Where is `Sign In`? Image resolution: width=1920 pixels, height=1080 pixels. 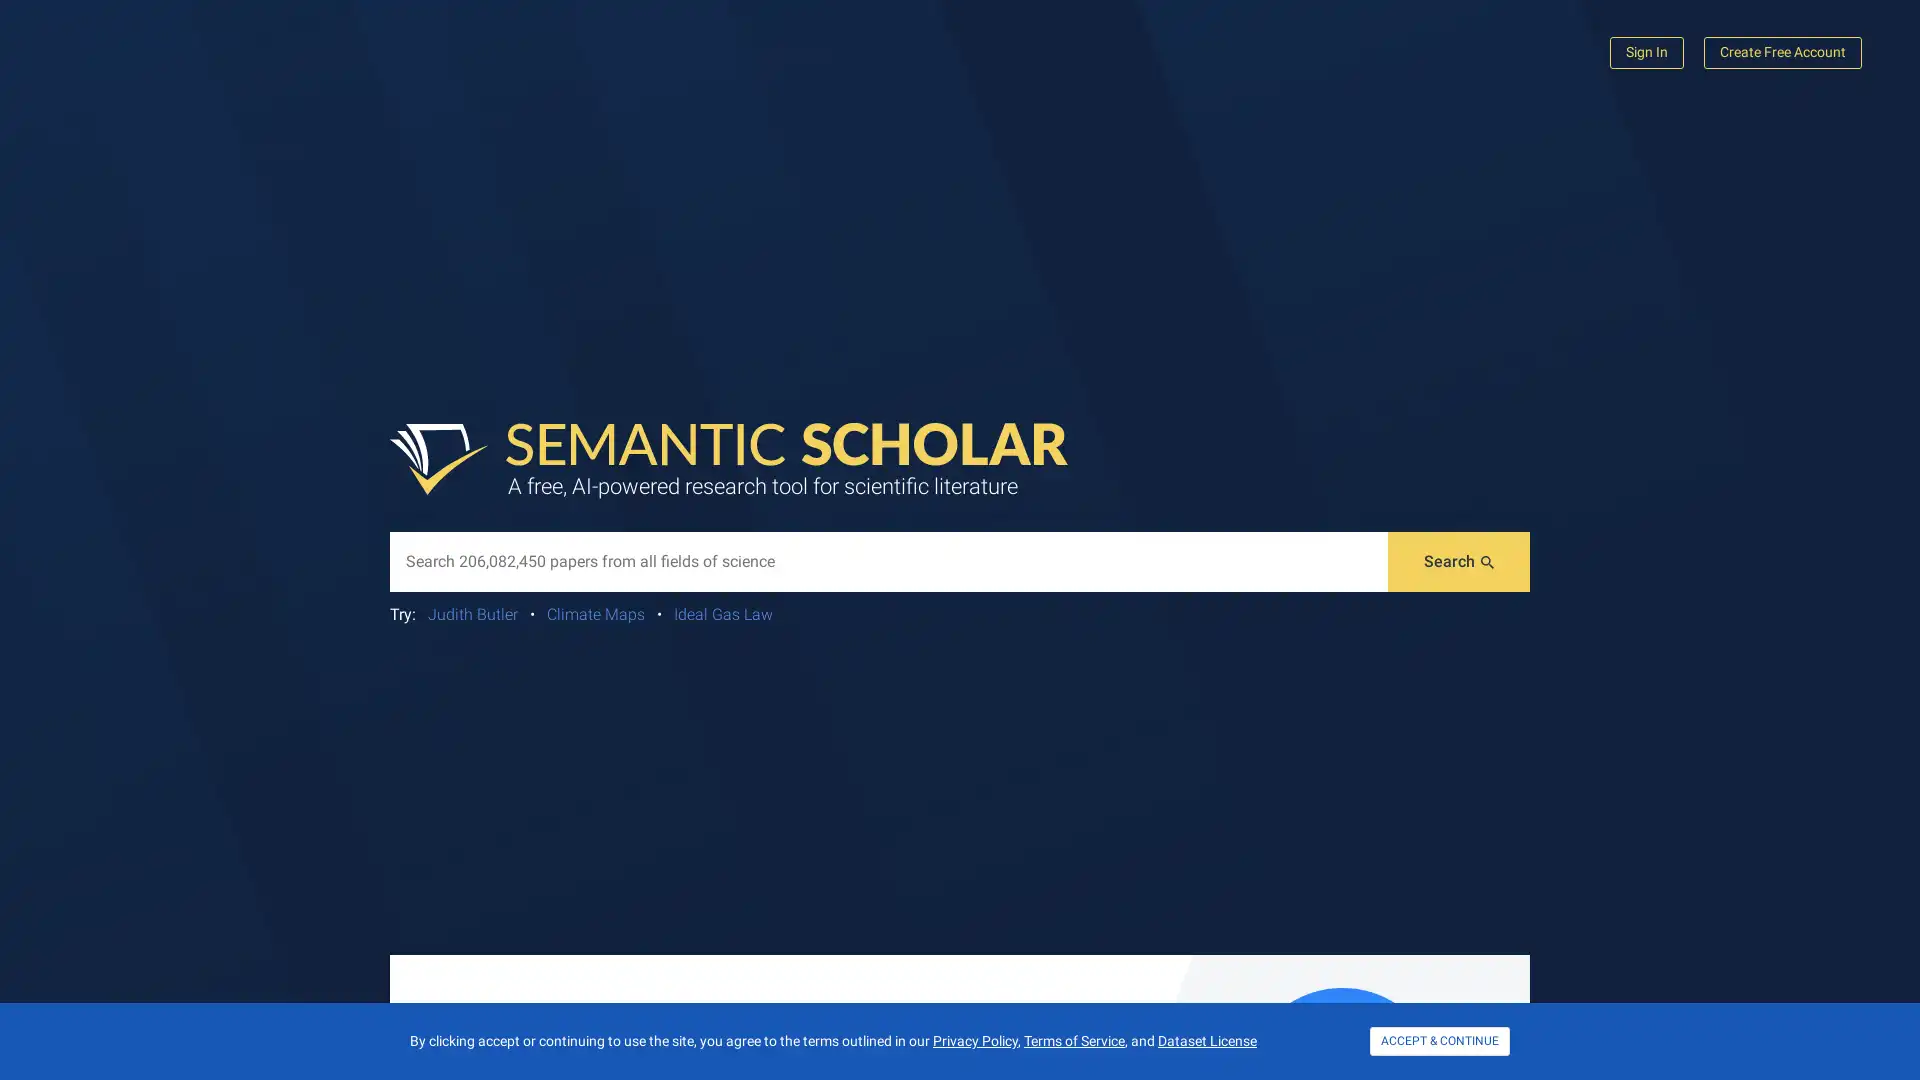 Sign In is located at coordinates (1646, 51).